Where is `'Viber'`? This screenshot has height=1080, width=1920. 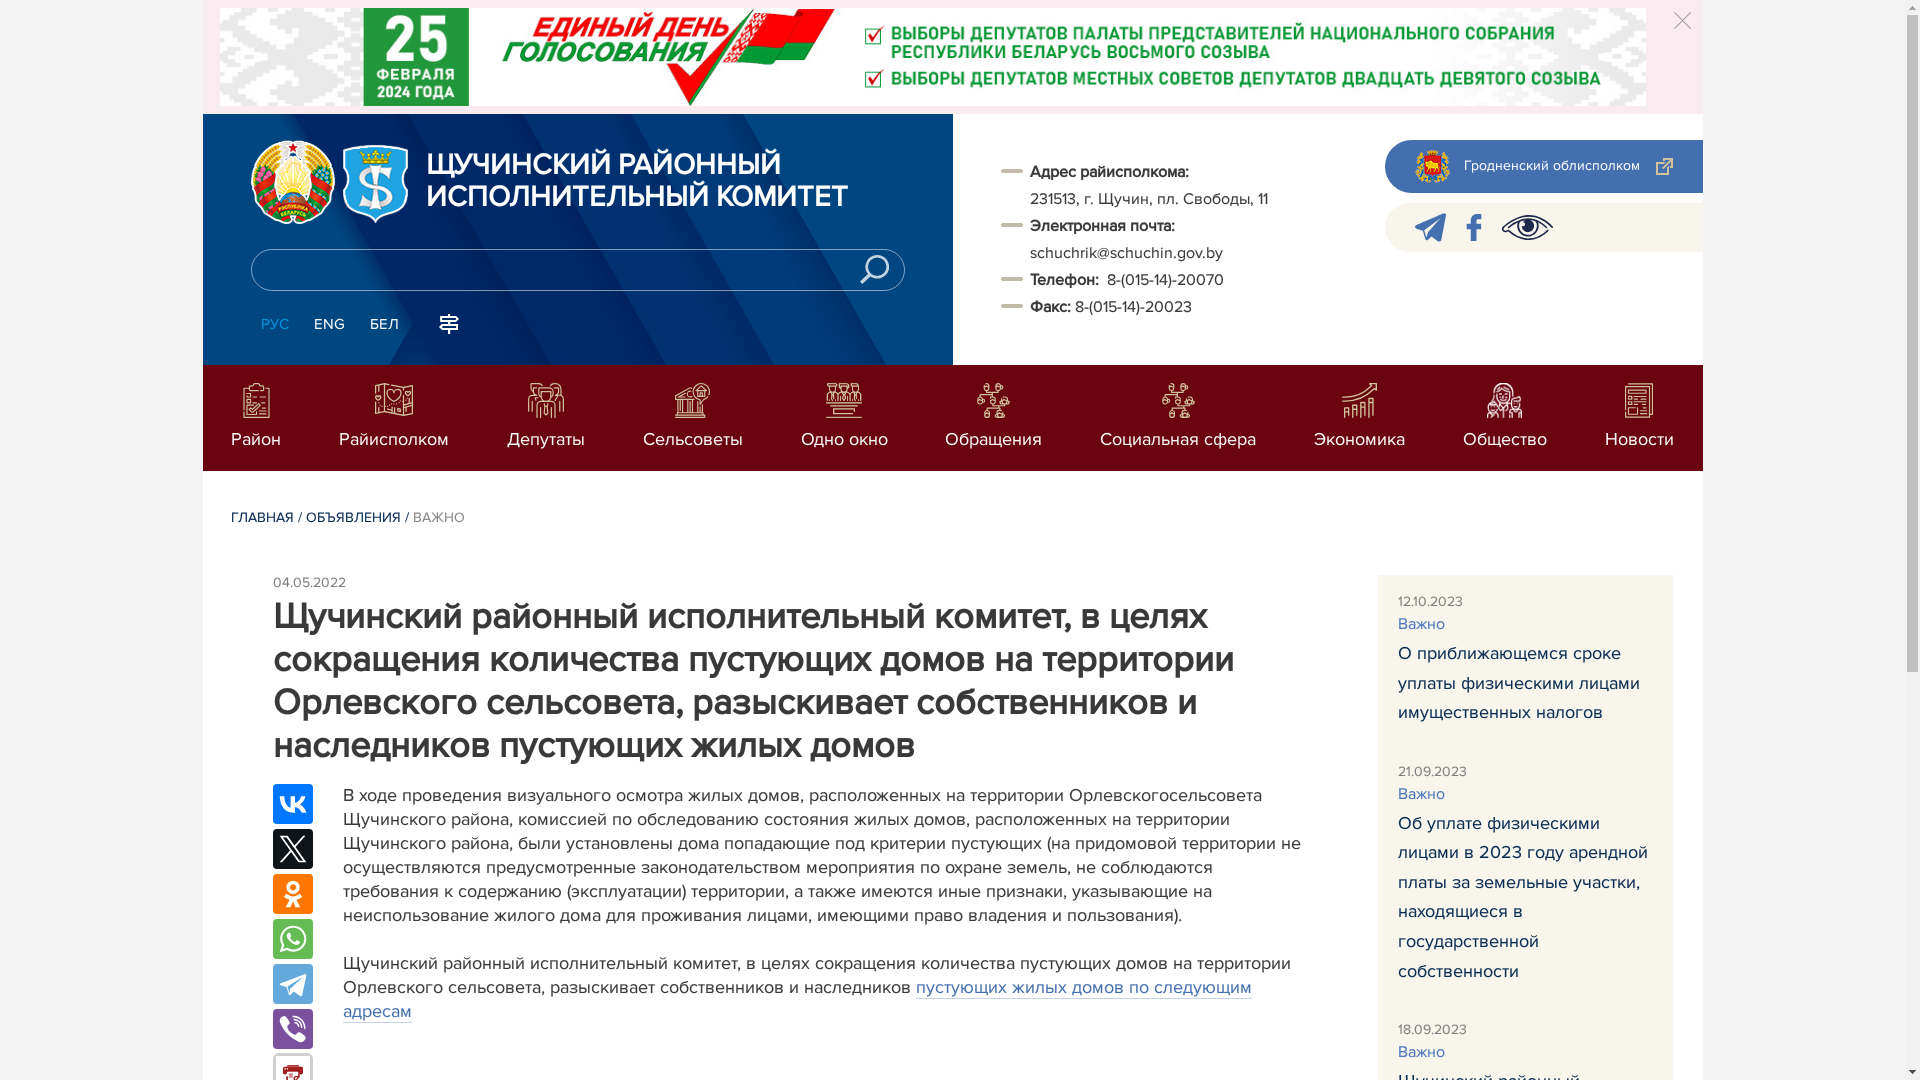
'Viber' is located at coordinates (291, 1029).